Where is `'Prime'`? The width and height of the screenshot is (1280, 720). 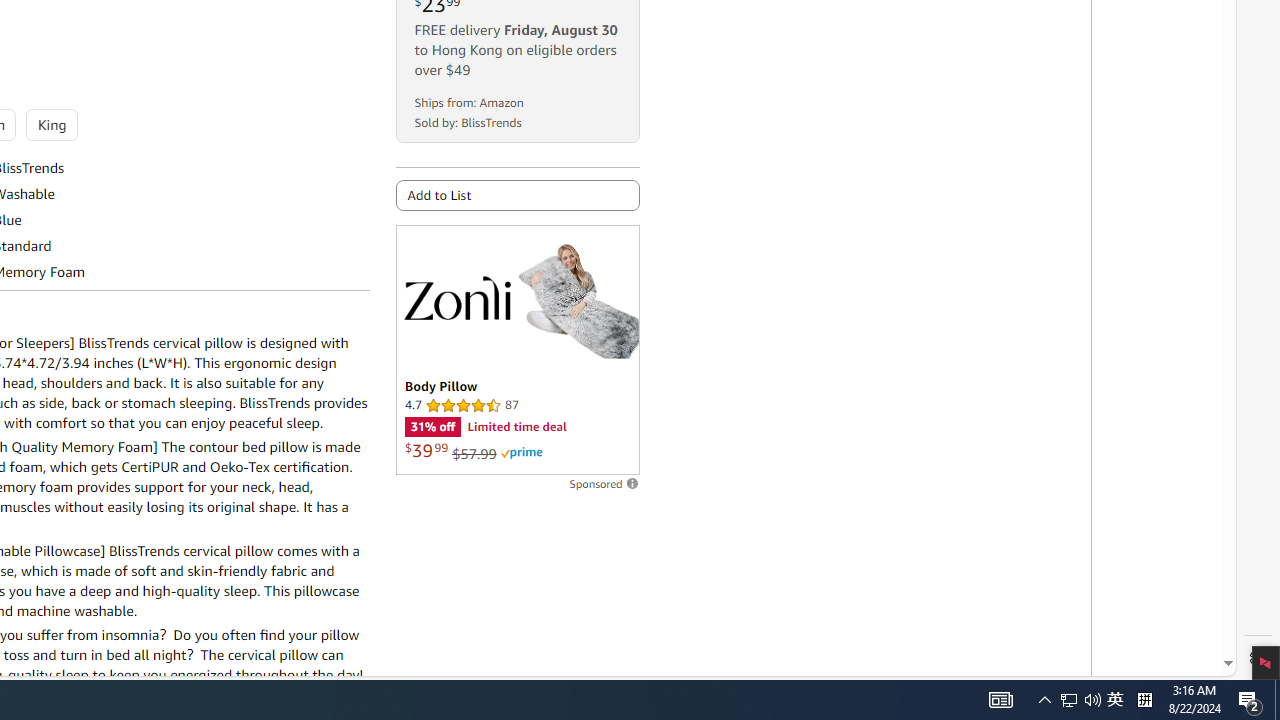 'Prime' is located at coordinates (521, 453).